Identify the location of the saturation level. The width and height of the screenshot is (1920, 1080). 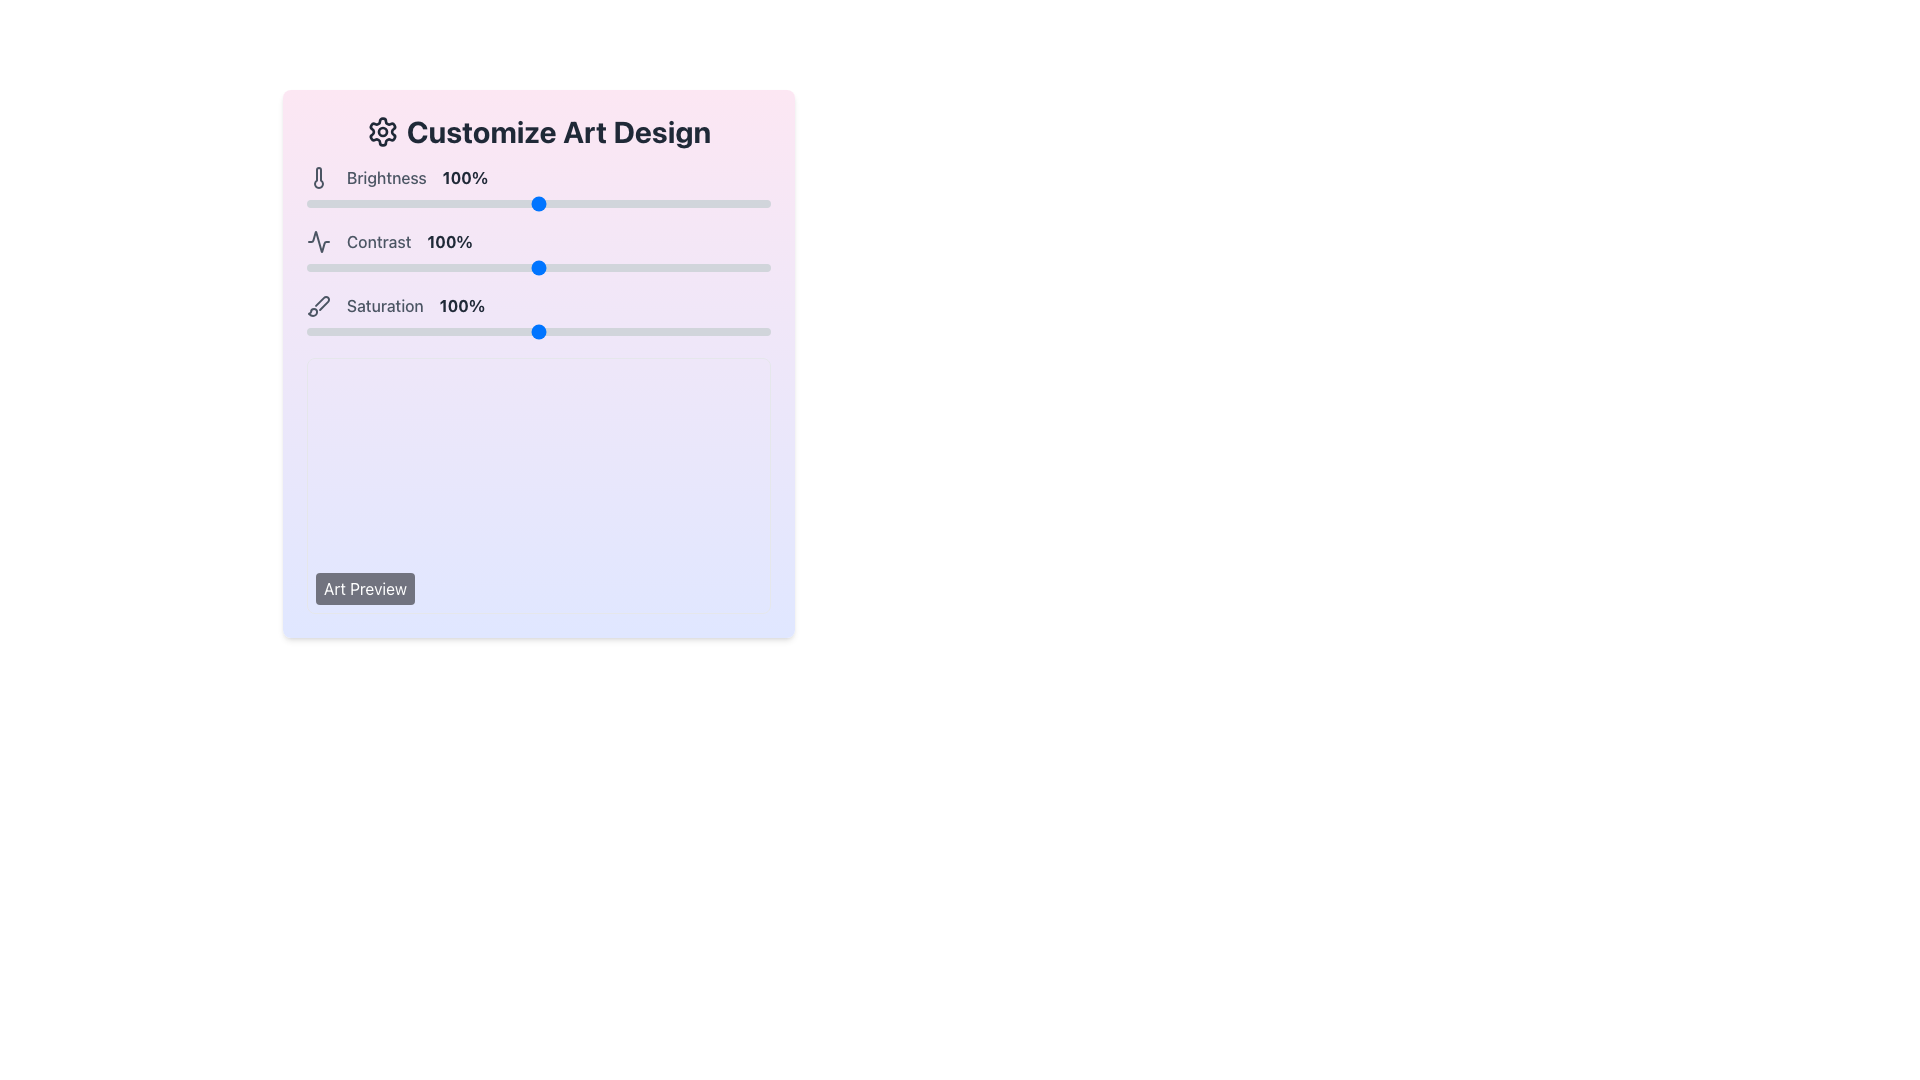
(749, 330).